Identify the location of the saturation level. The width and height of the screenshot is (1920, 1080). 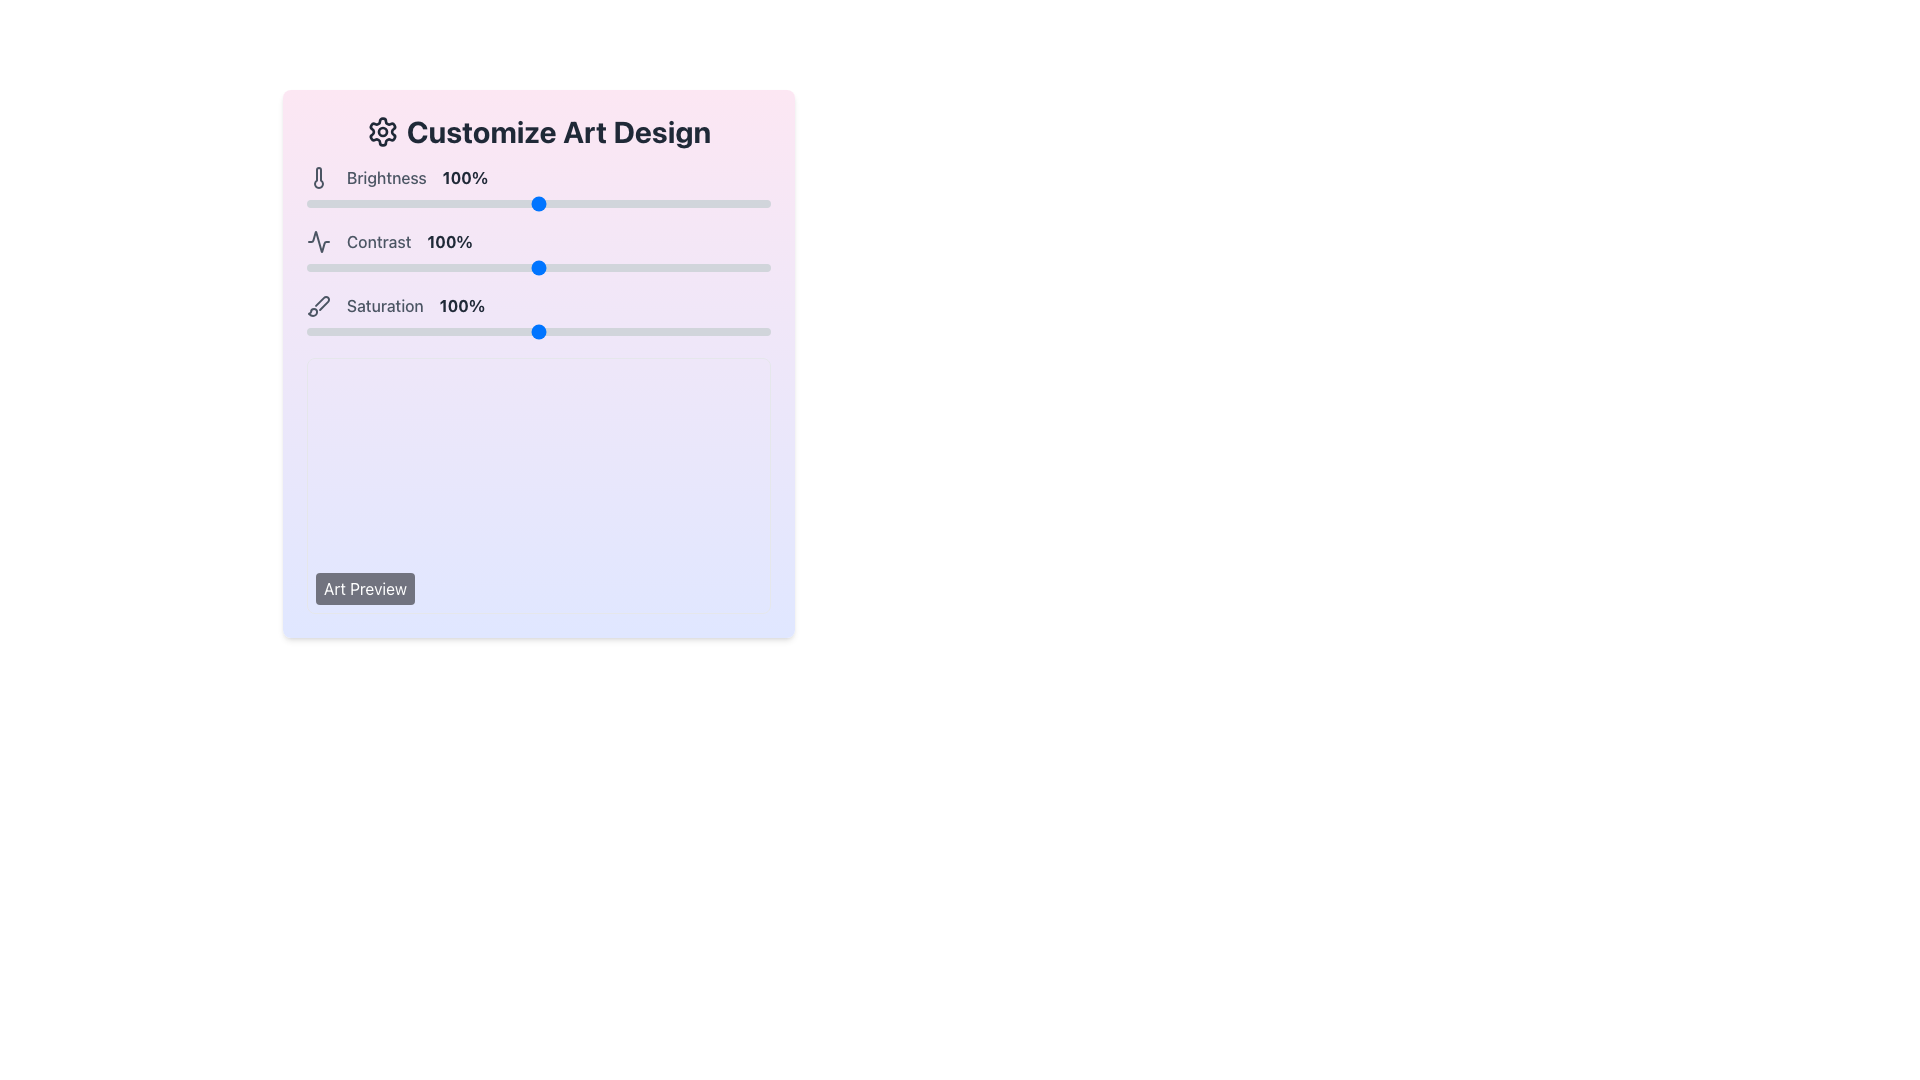
(749, 330).